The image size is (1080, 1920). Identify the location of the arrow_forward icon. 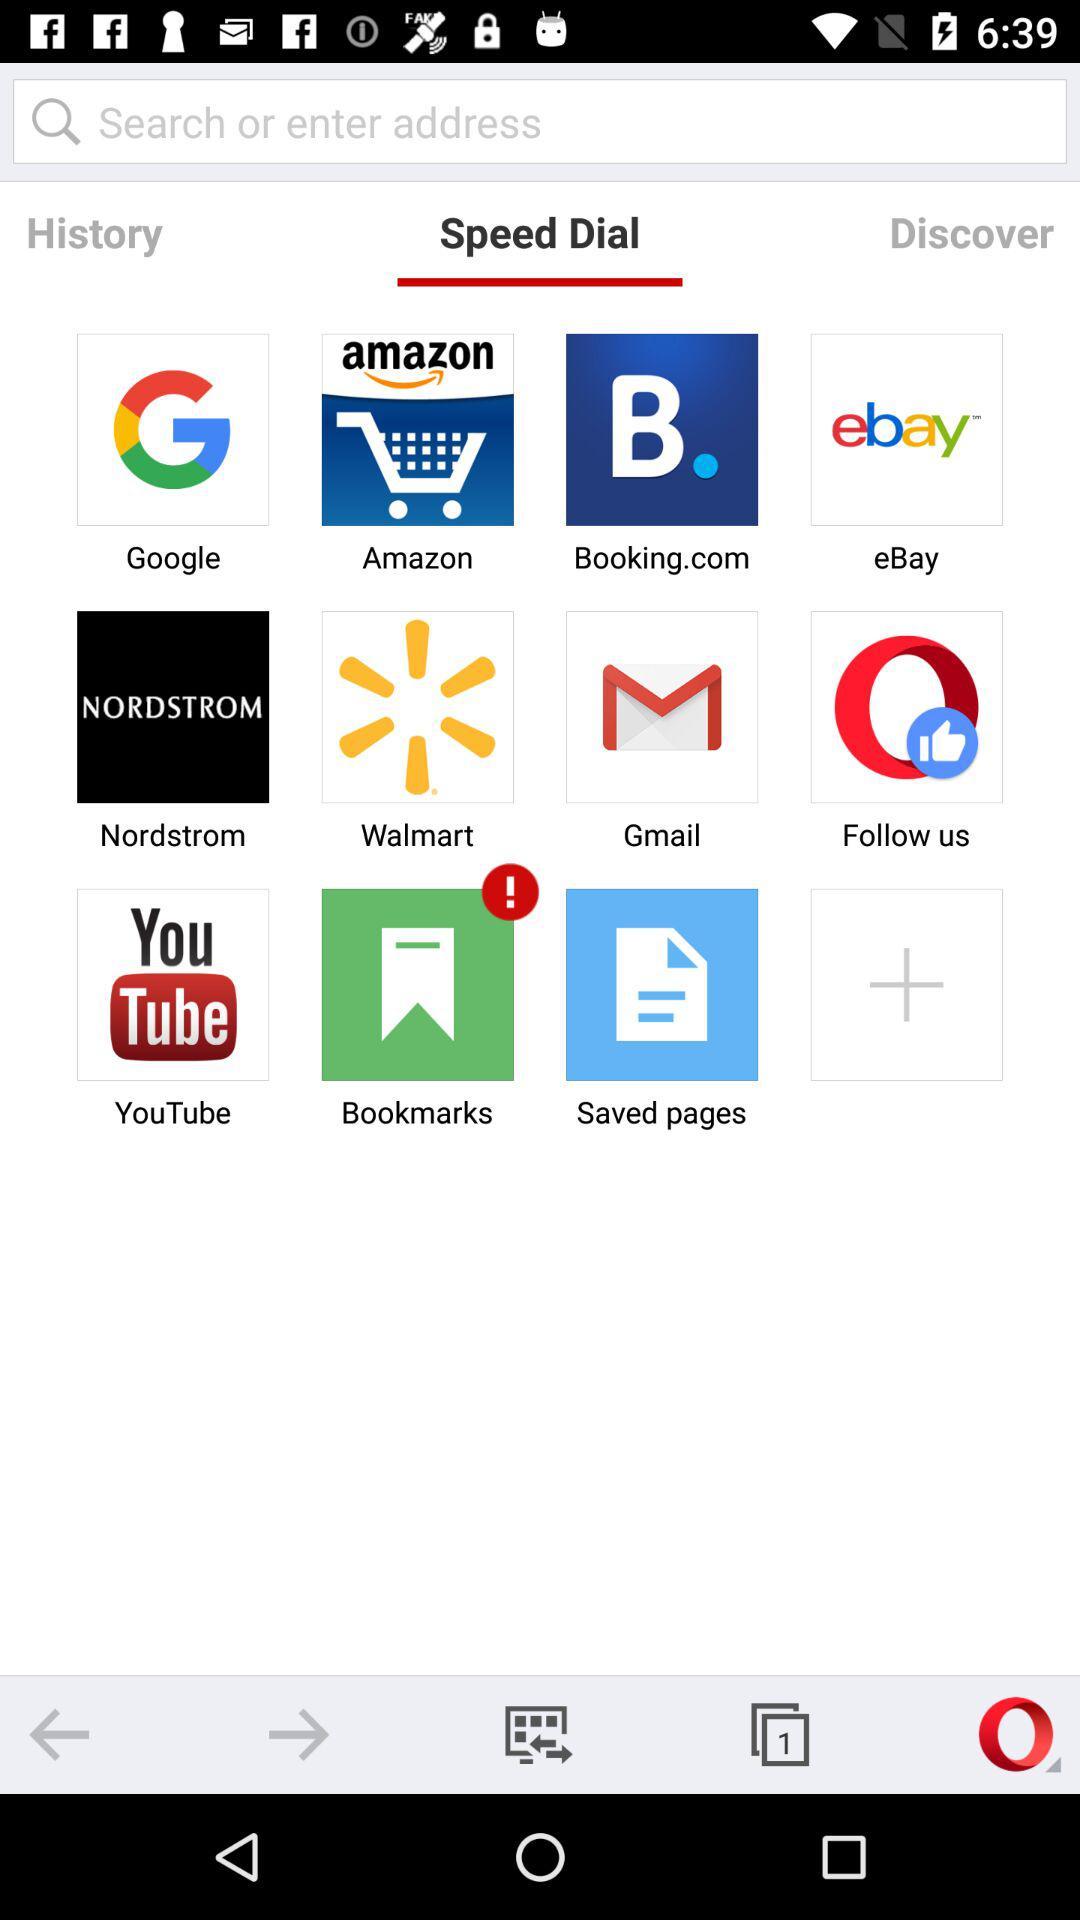
(299, 1733).